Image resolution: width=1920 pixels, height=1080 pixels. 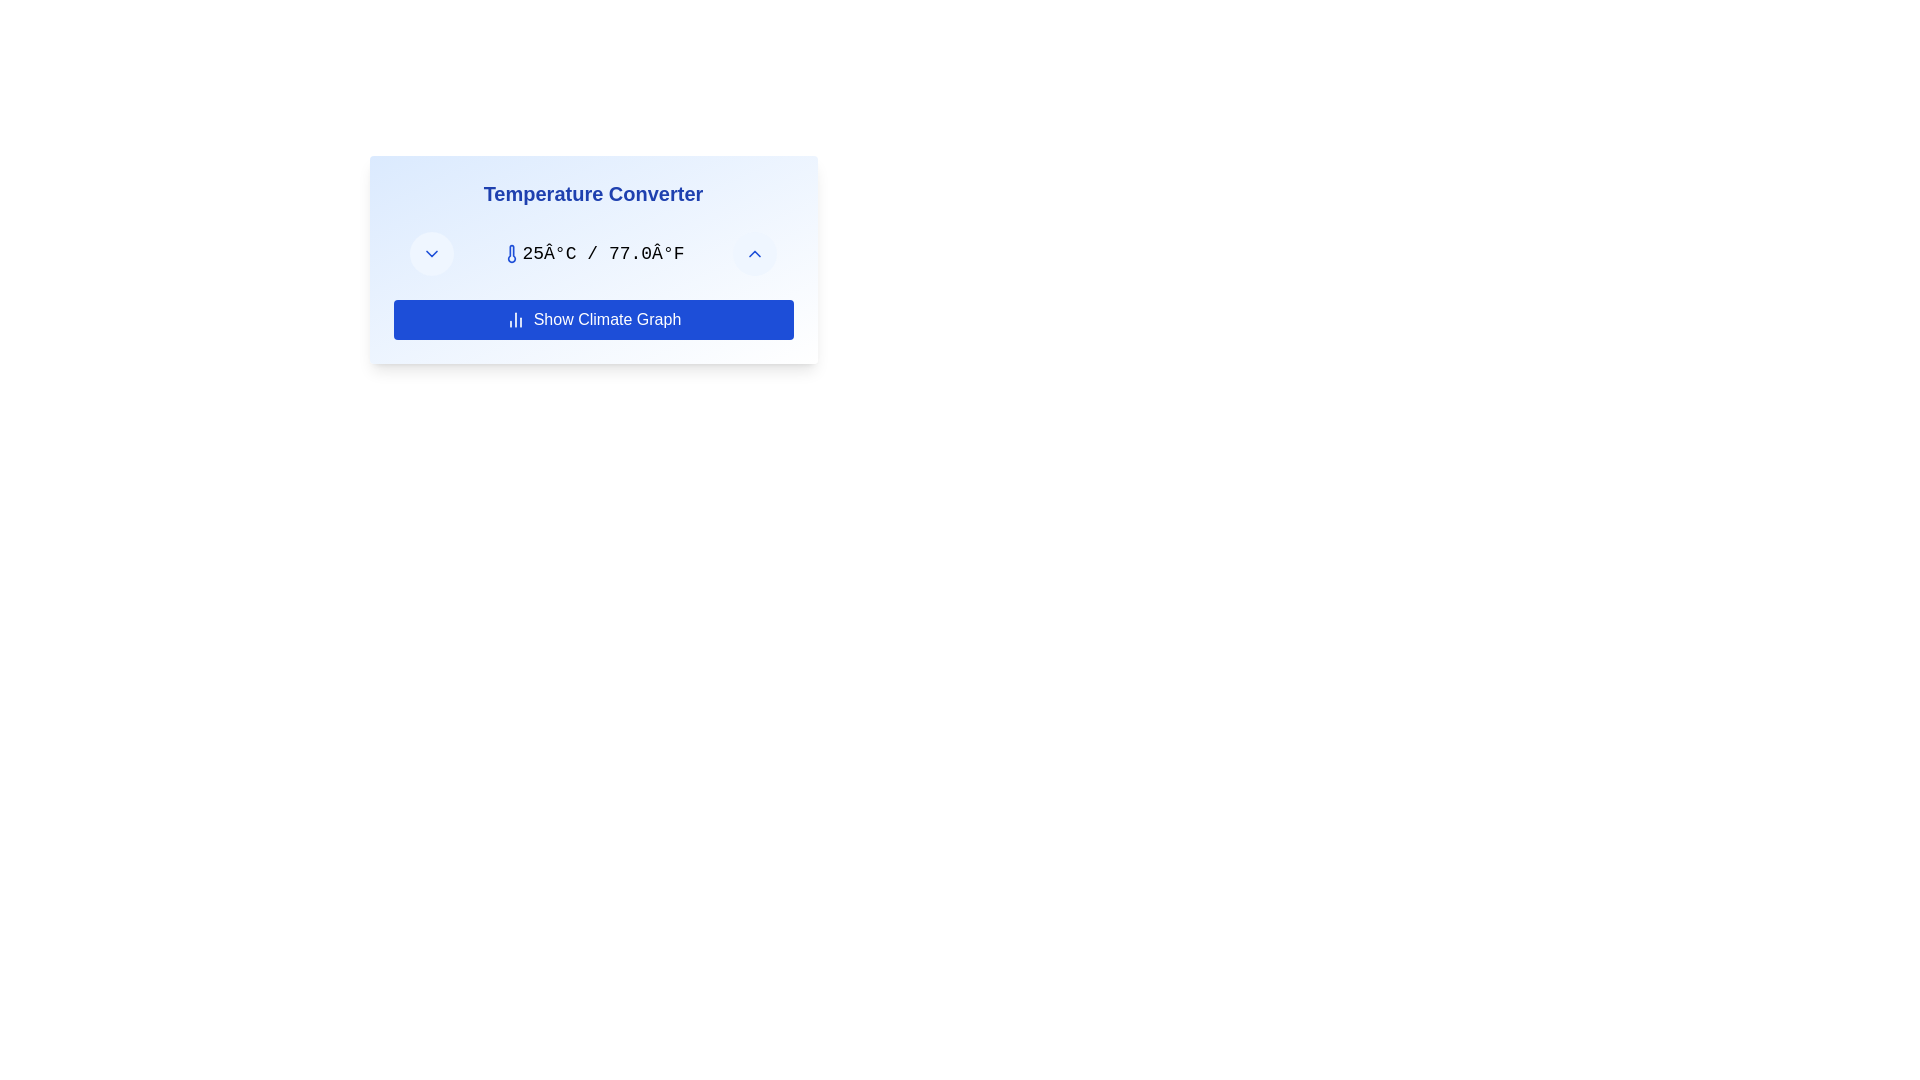 What do you see at coordinates (592, 319) in the screenshot?
I see `the button located at the bottom of the 'Temperature Converter' card` at bounding box center [592, 319].